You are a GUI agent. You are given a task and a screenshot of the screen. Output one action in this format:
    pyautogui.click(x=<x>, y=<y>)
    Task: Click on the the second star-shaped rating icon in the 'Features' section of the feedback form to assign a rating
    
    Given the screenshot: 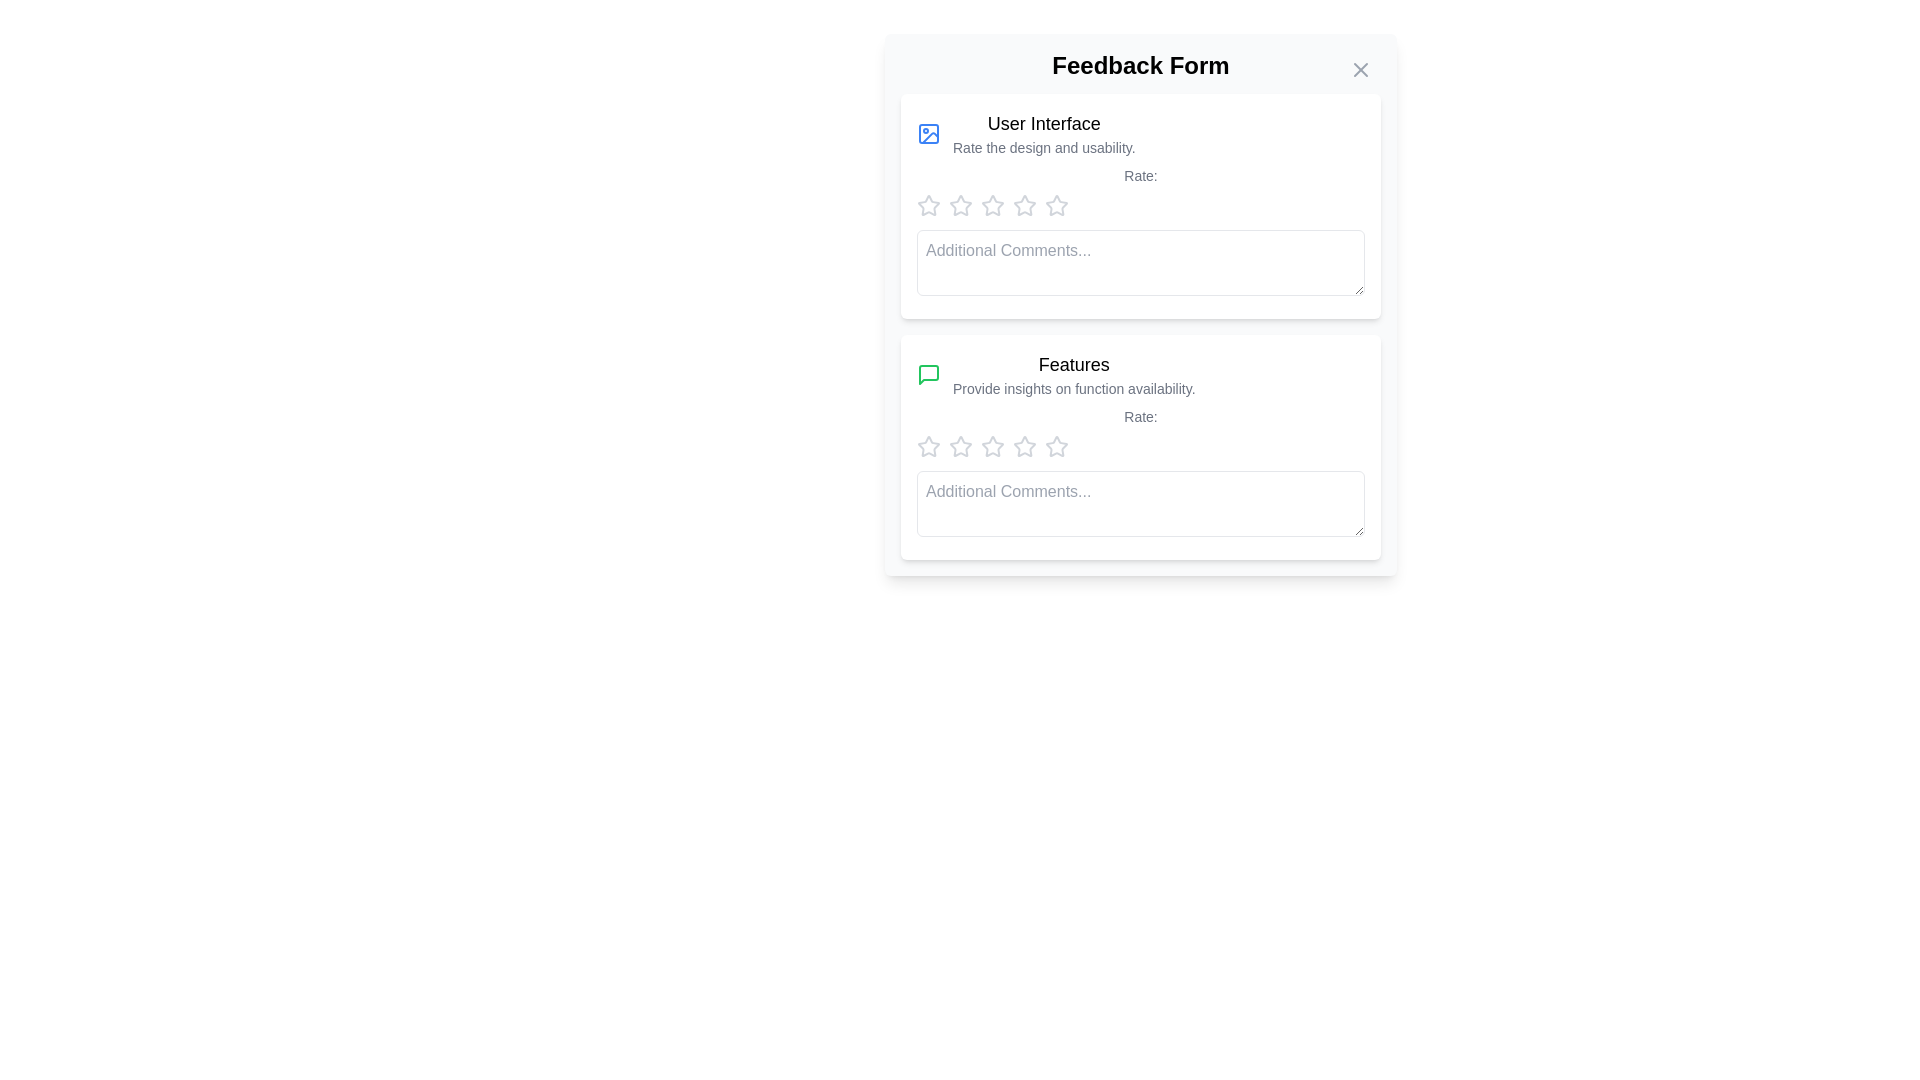 What is the action you would take?
    pyautogui.click(x=993, y=445)
    